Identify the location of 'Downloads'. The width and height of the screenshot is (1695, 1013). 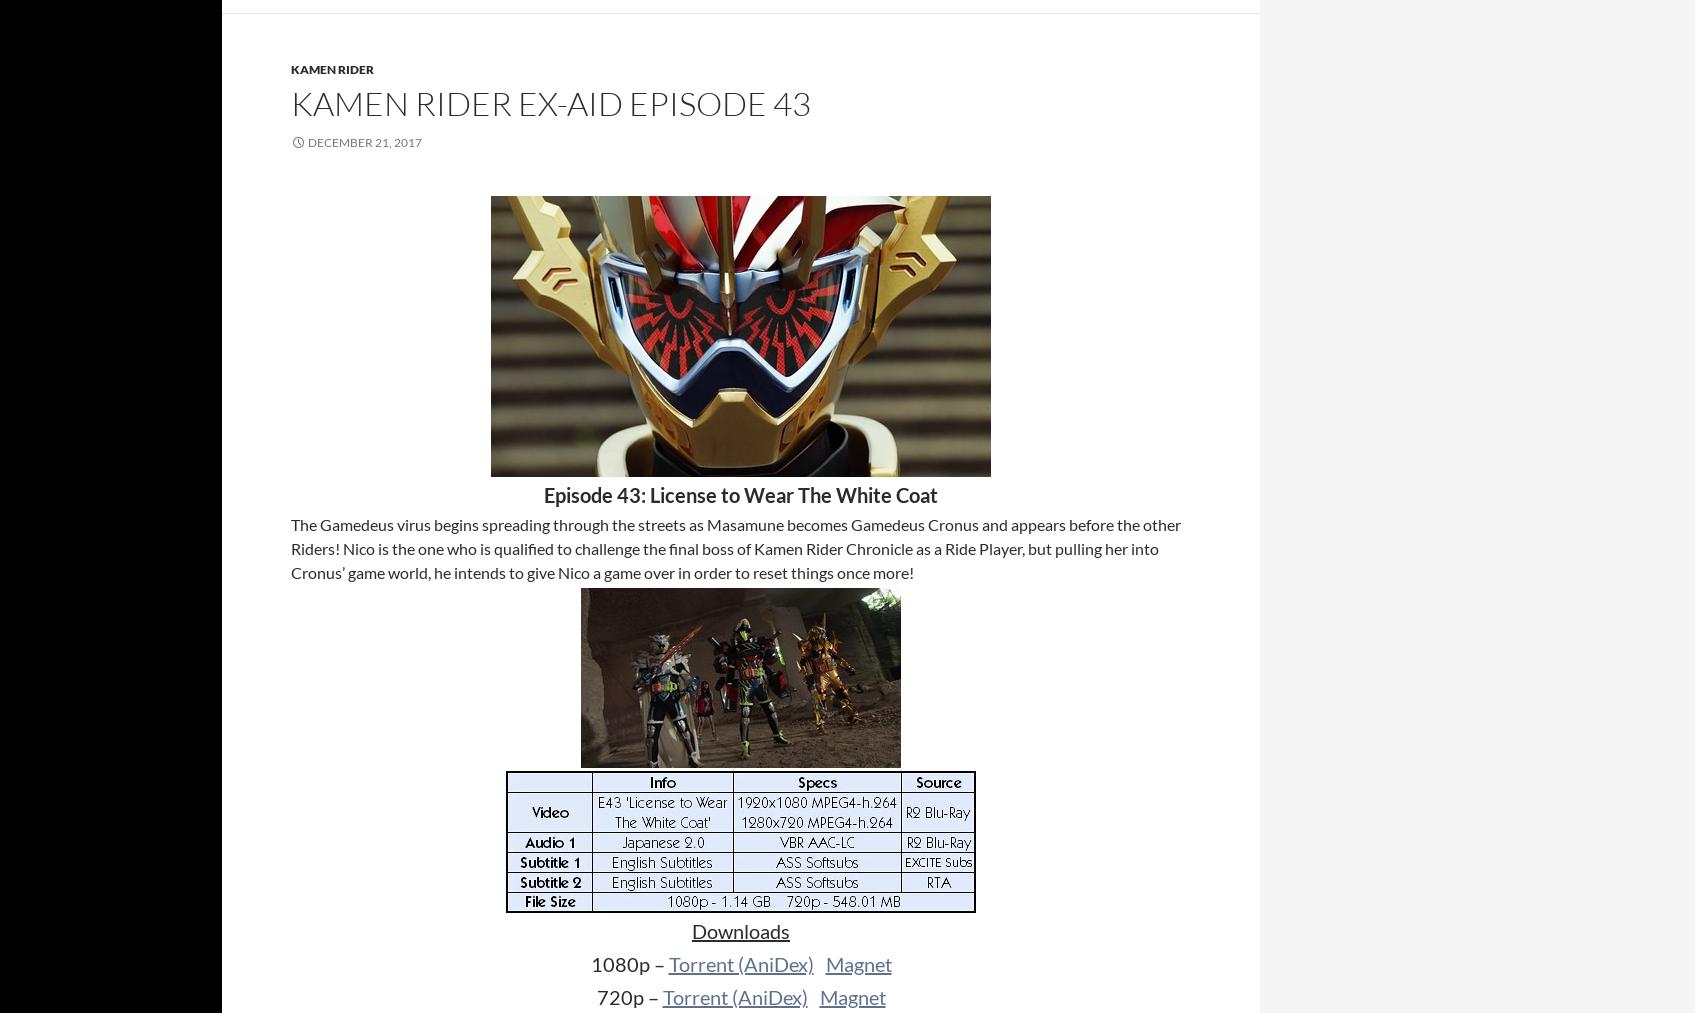
(740, 931).